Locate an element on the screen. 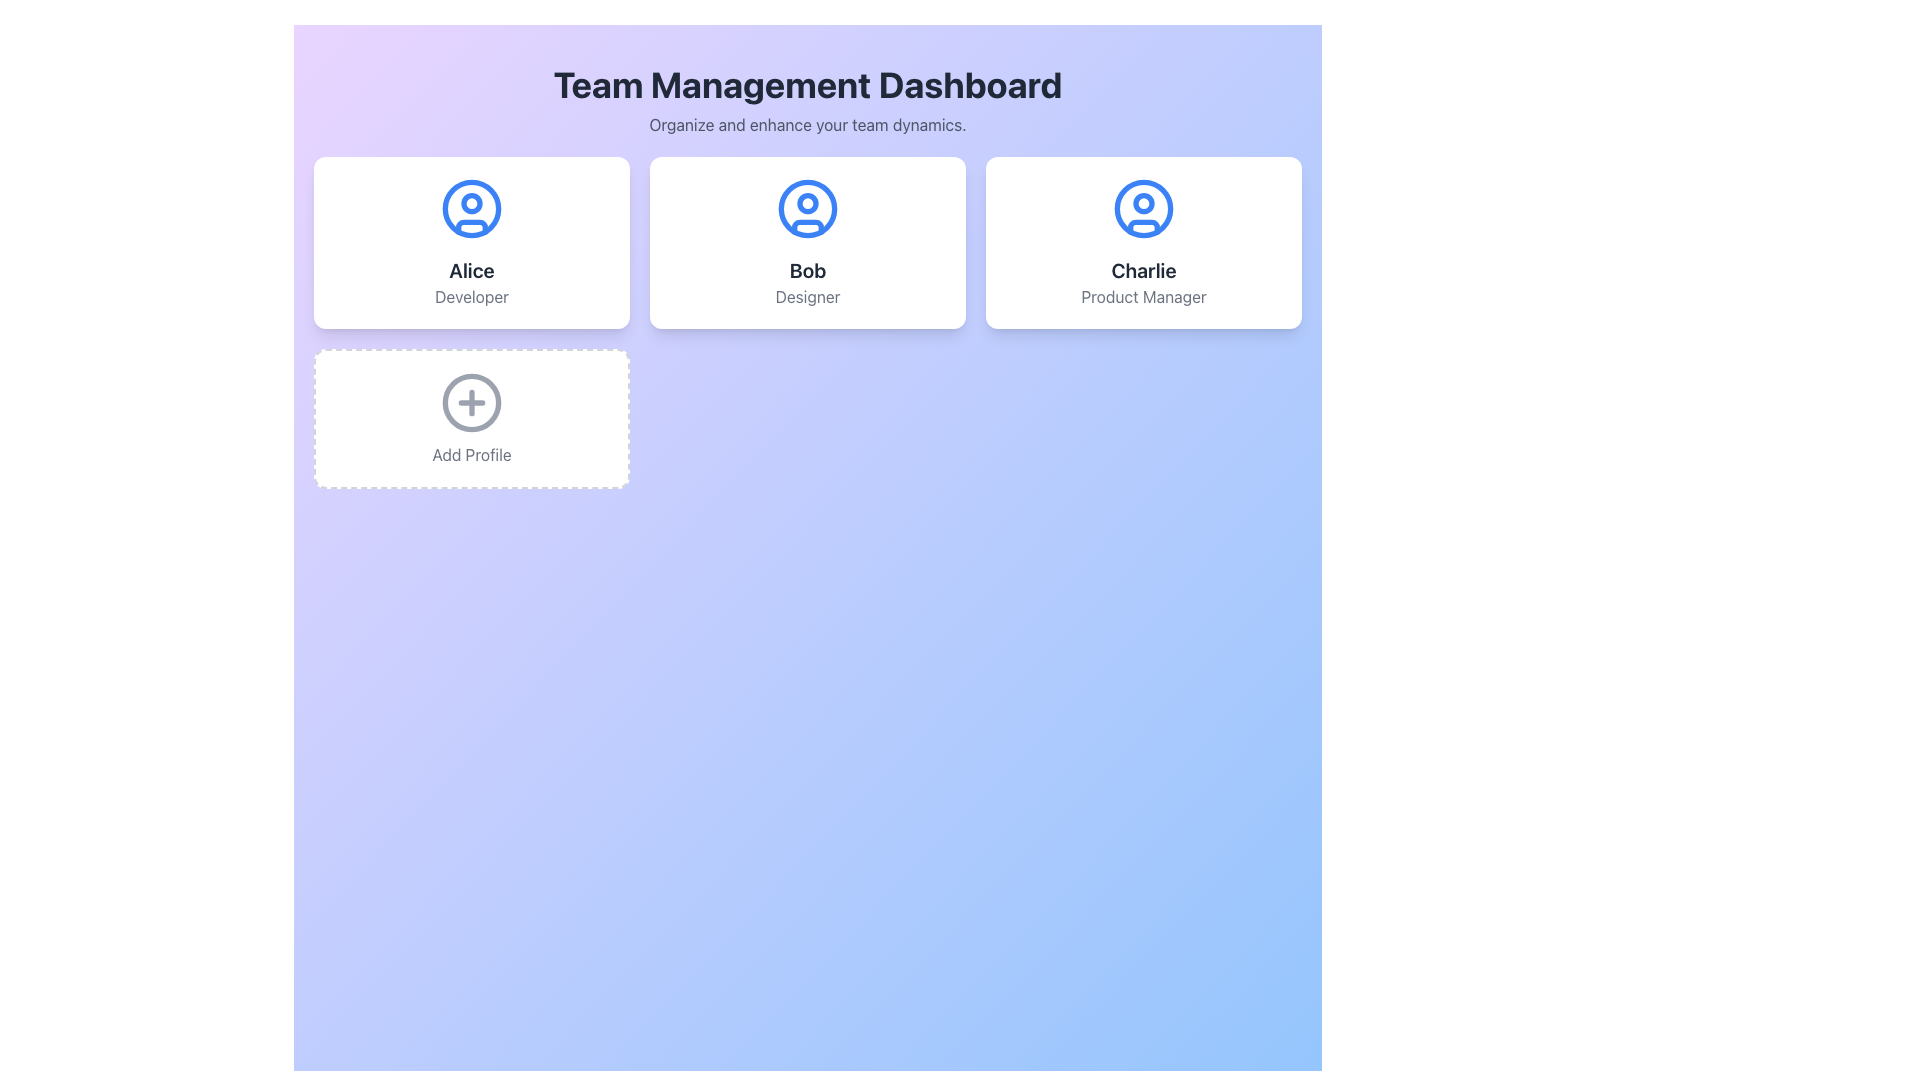 The image size is (1920, 1080). the graphical circle representing the user profile icon for 'Charlie' in the team management dashboard is located at coordinates (1143, 203).